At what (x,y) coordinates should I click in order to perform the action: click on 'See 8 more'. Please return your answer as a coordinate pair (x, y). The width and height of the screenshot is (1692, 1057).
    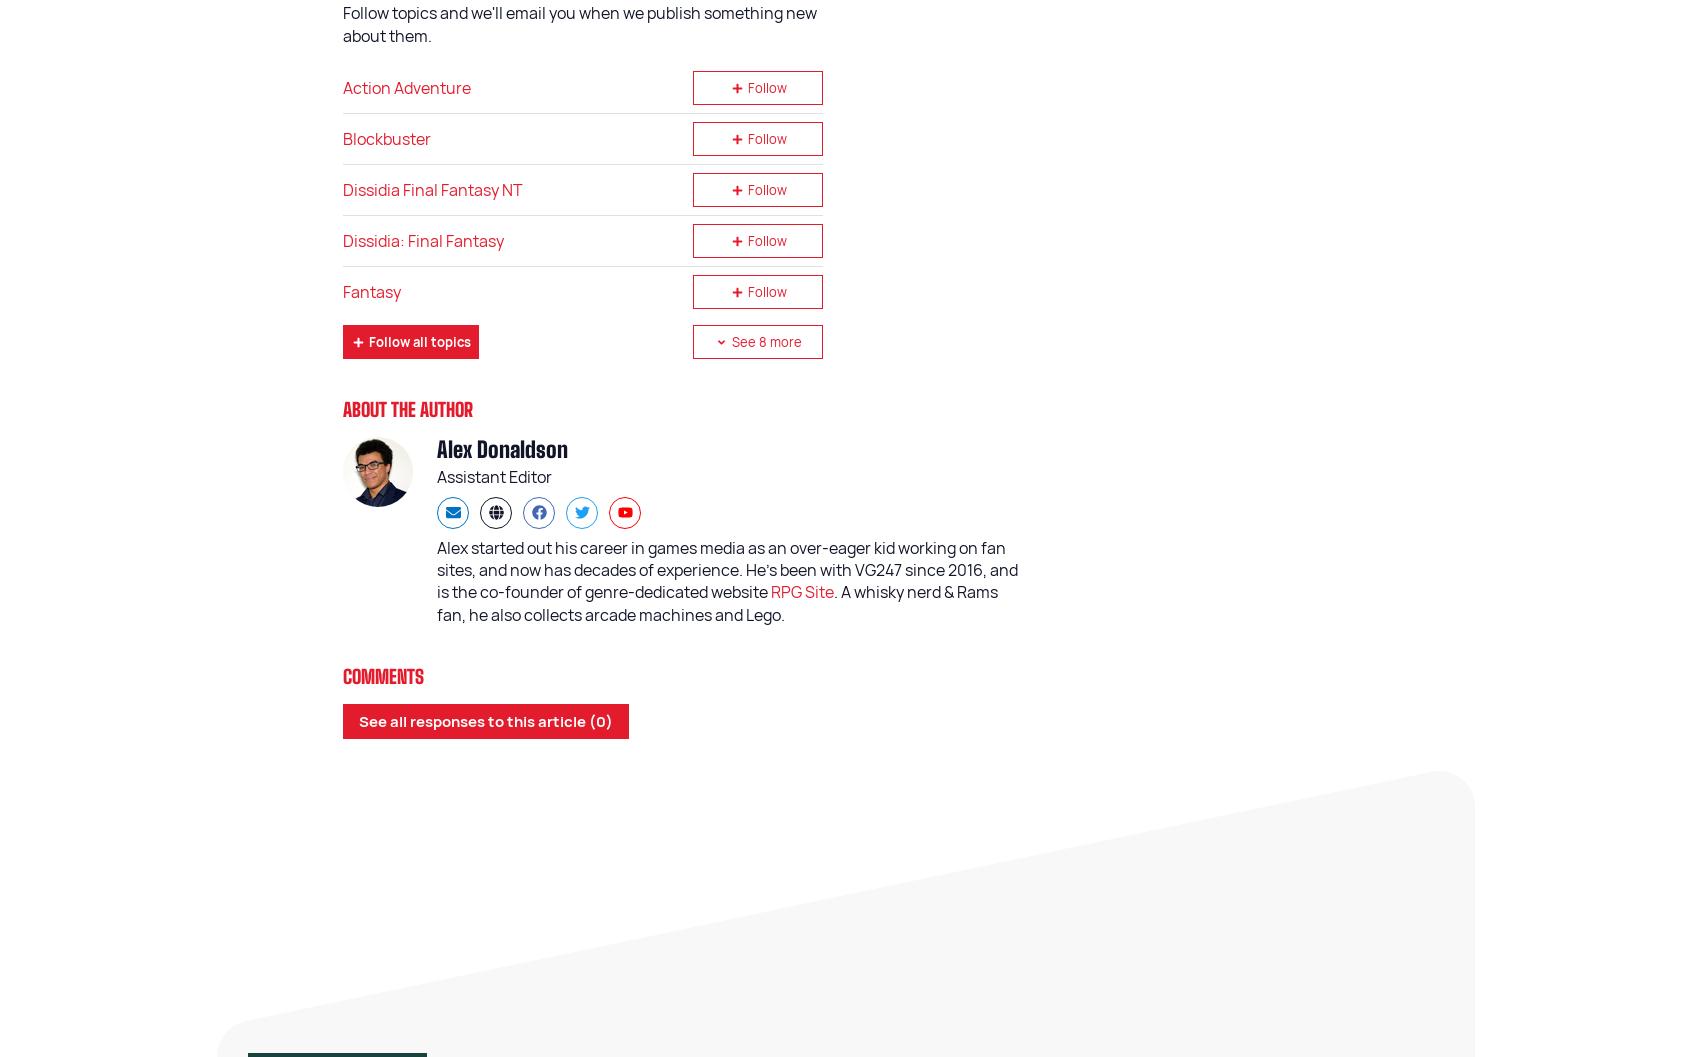
    Looking at the image, I should click on (765, 340).